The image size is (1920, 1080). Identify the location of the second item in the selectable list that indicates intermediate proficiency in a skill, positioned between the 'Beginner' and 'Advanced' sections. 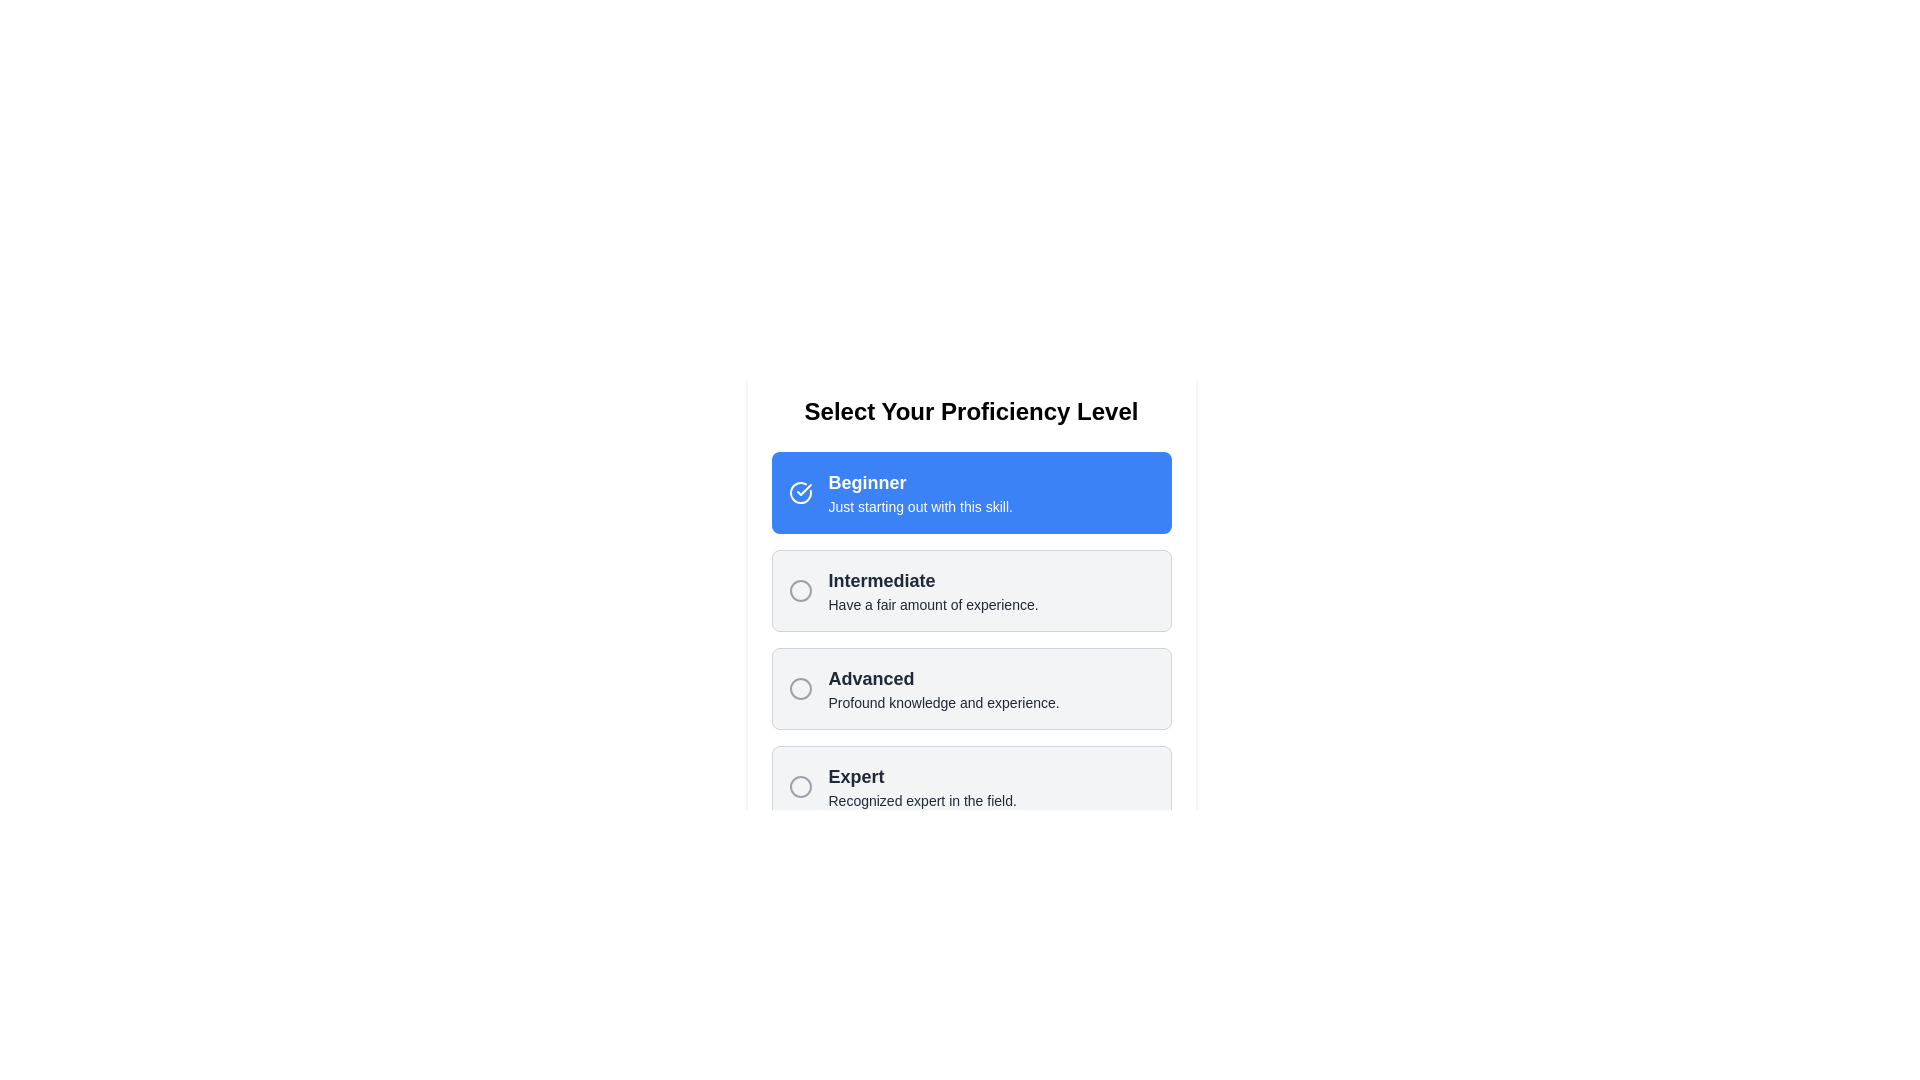
(971, 640).